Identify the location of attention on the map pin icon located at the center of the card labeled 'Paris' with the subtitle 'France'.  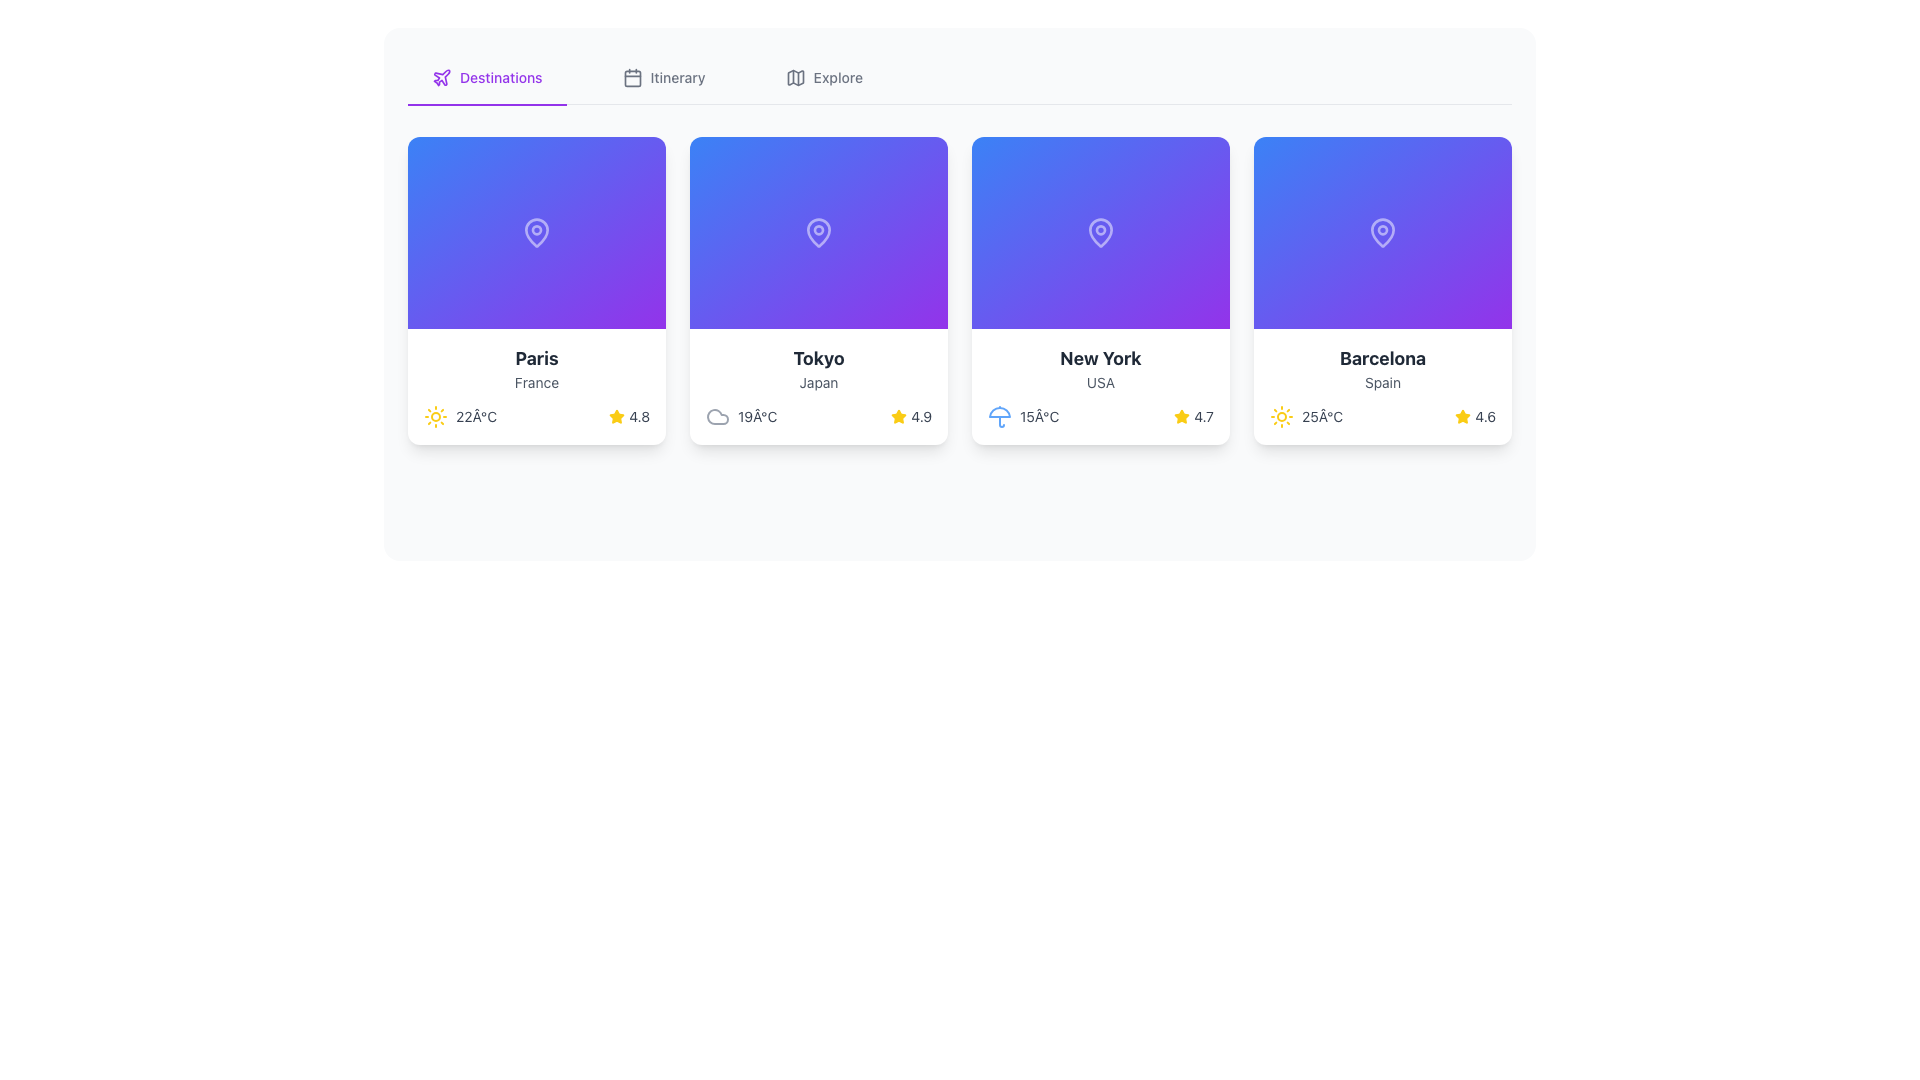
(537, 231).